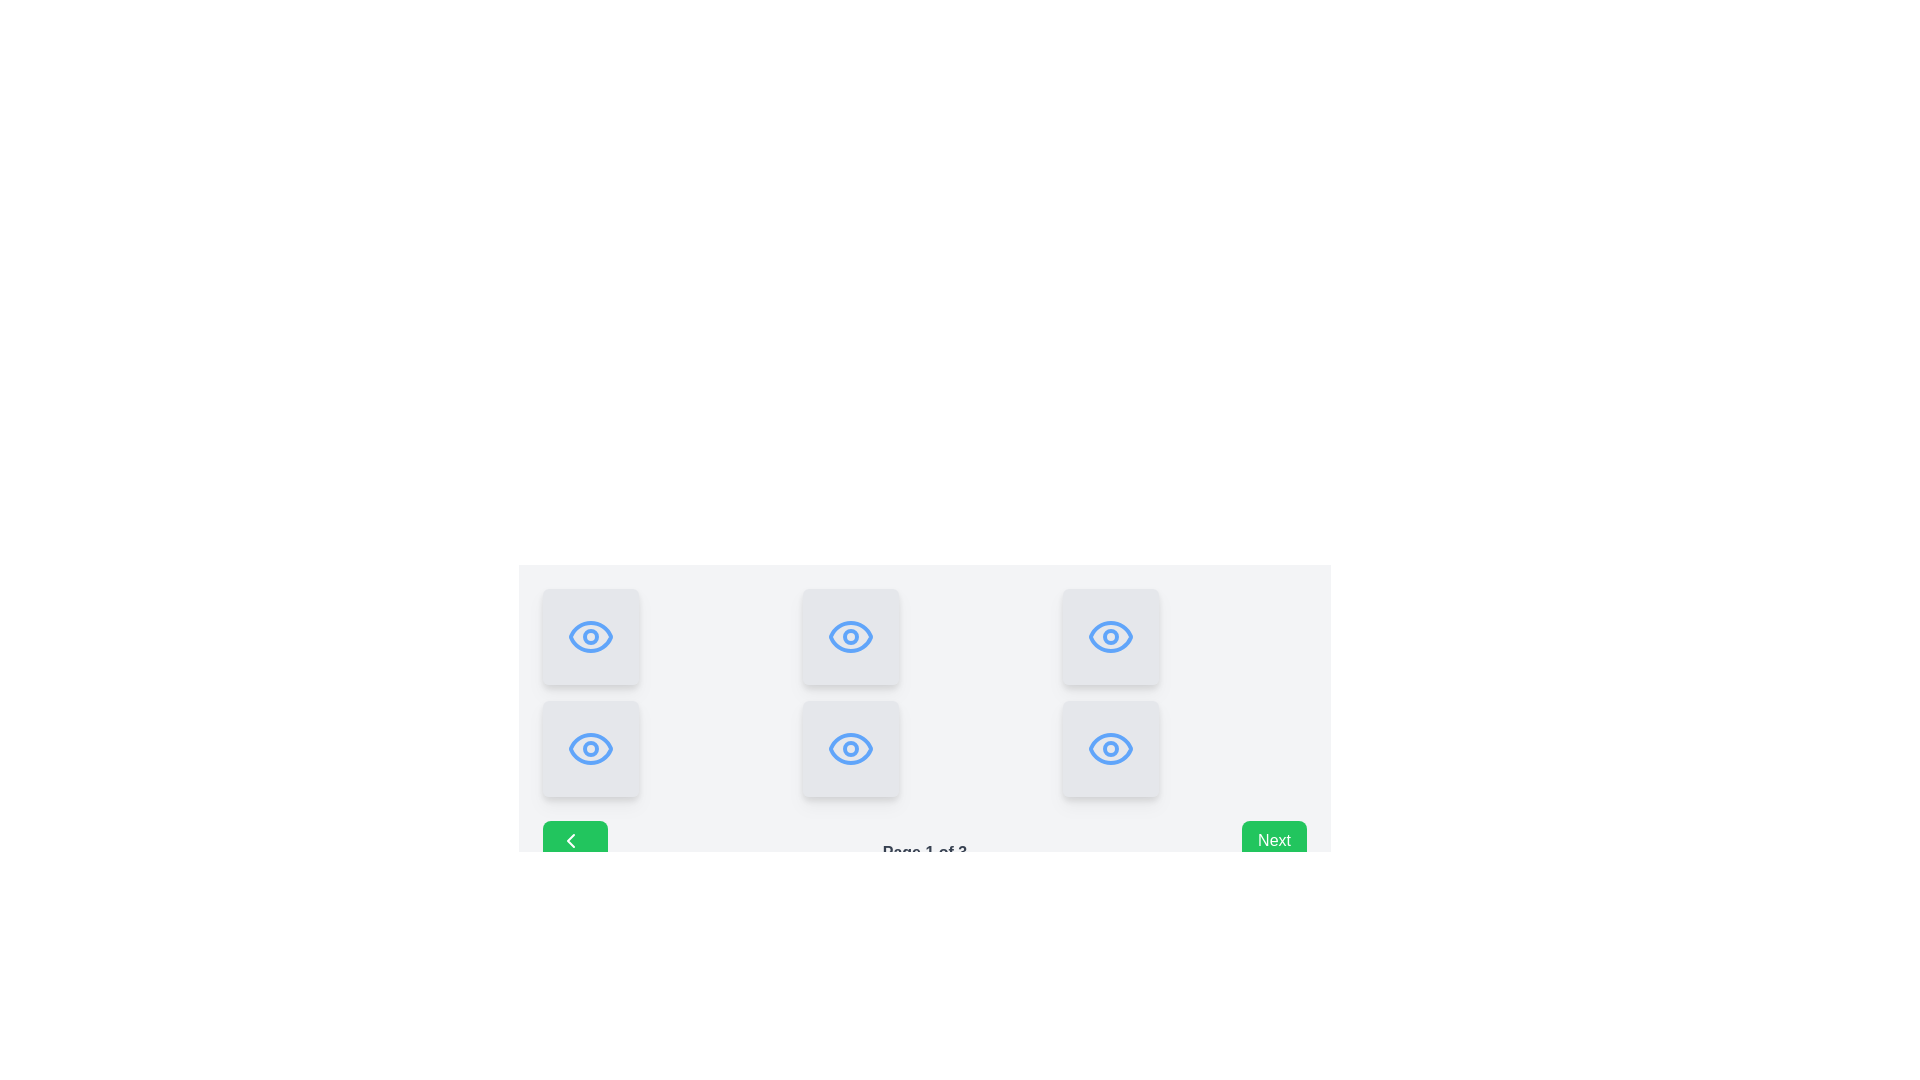  I want to click on the visual indicator icon, so click(589, 748).